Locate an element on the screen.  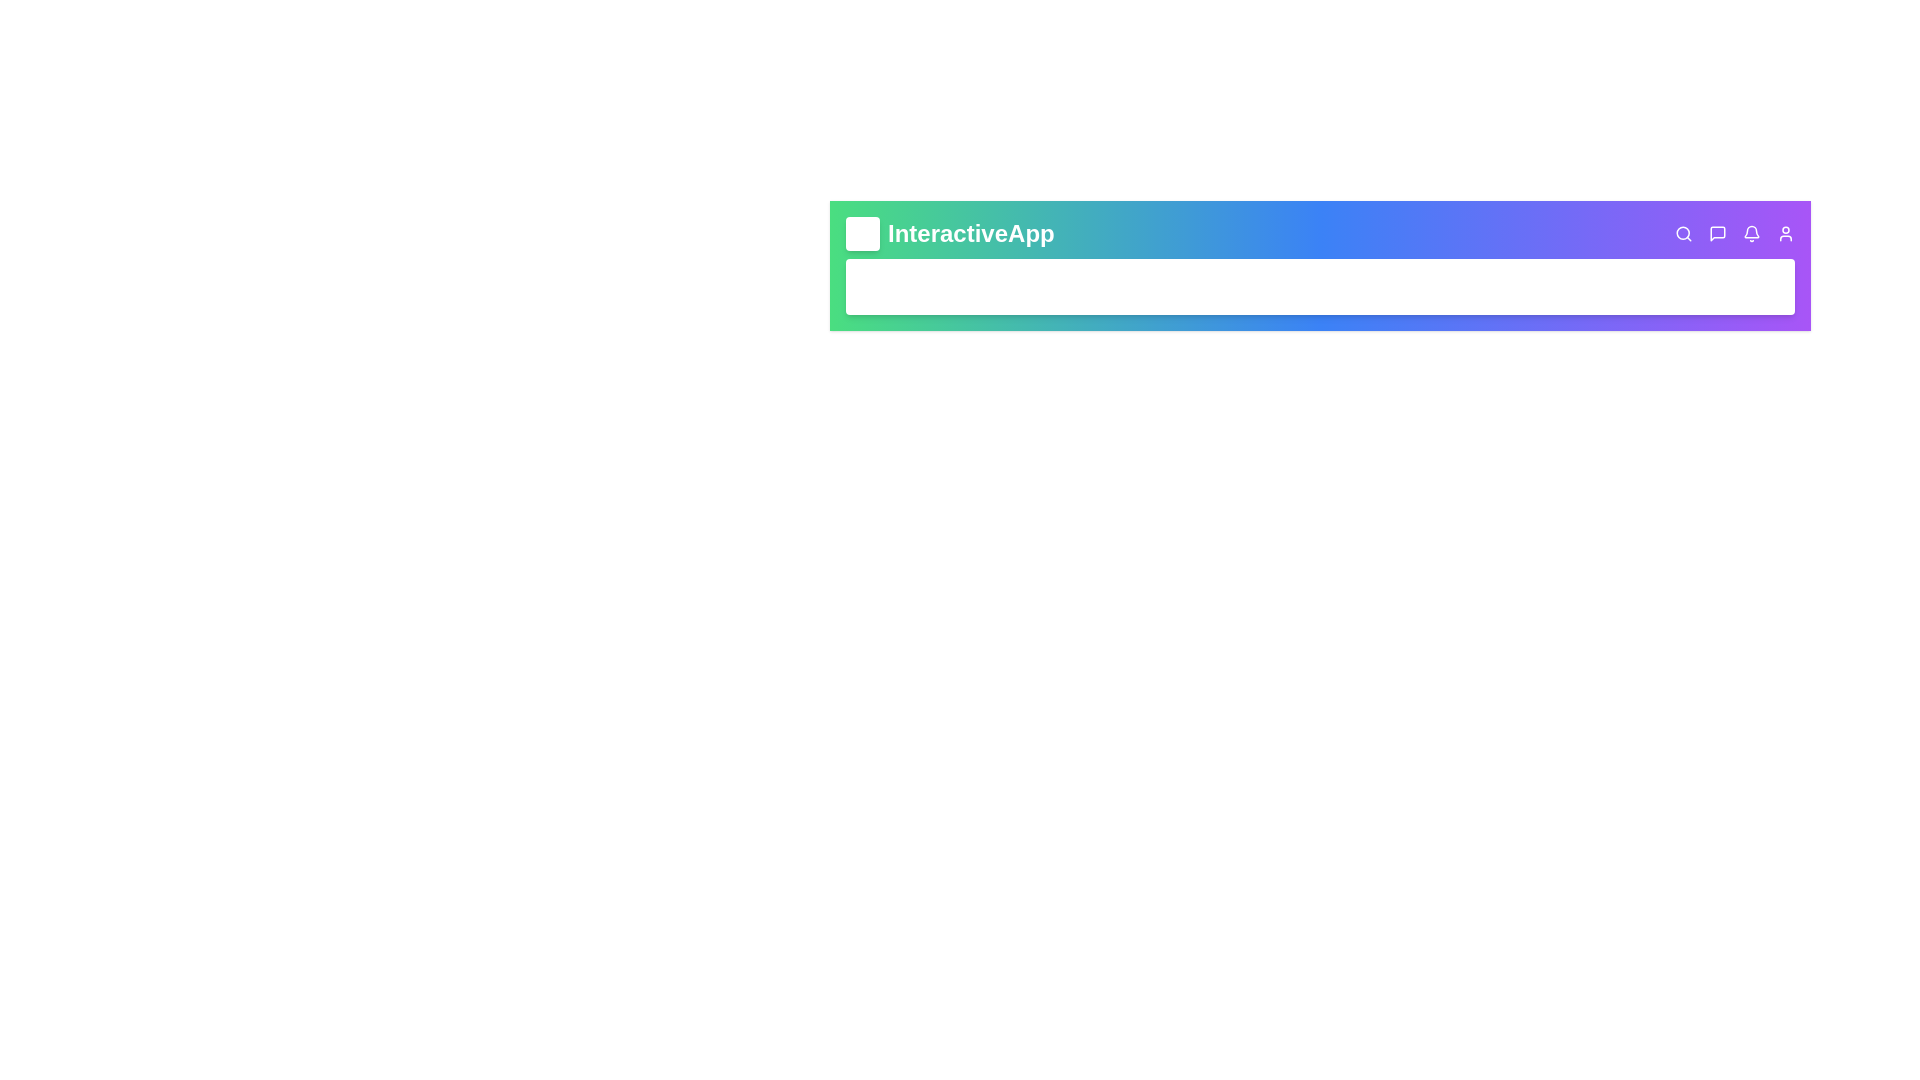
the Profile icon to perform its associated action is located at coordinates (1785, 233).